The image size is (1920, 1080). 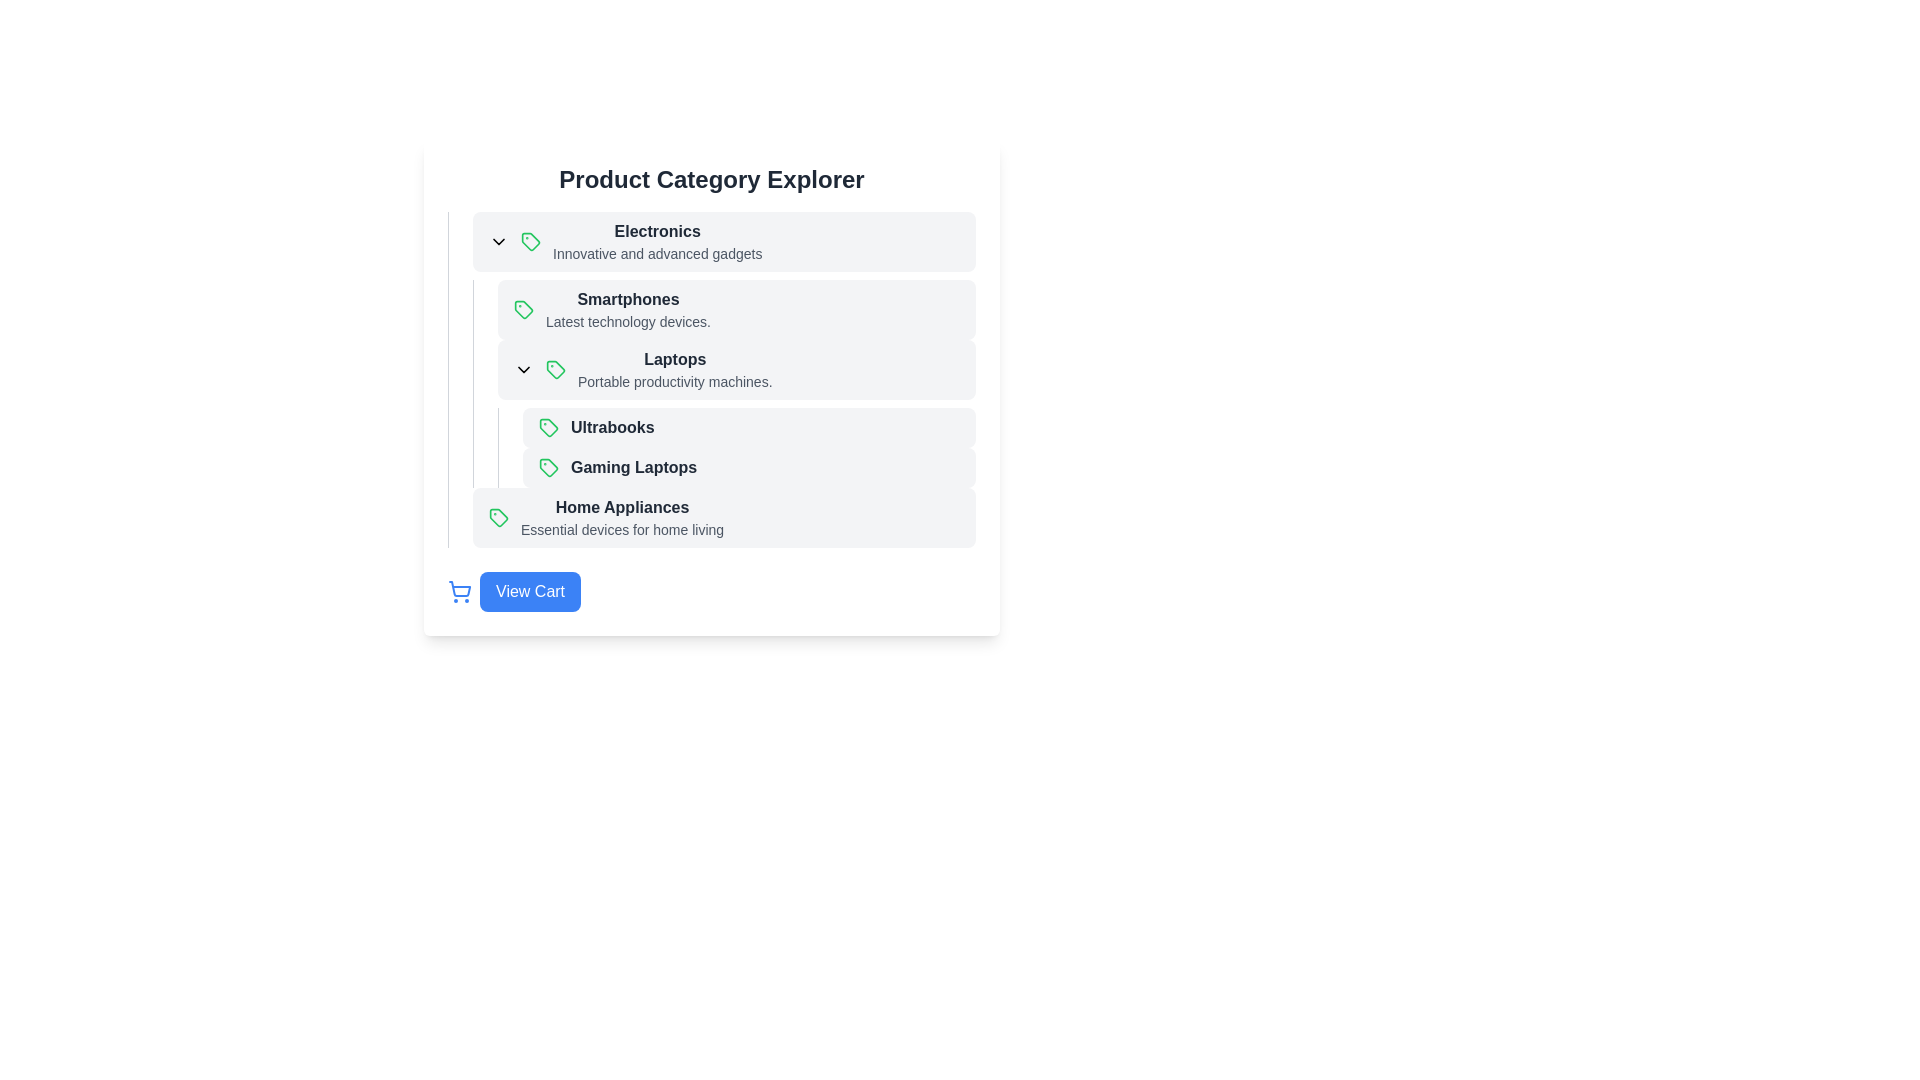 I want to click on the green outlined tag-like icon representing the 'Laptops' category, which is the first icon on the left side of the entry in the list of categories, so click(x=556, y=370).